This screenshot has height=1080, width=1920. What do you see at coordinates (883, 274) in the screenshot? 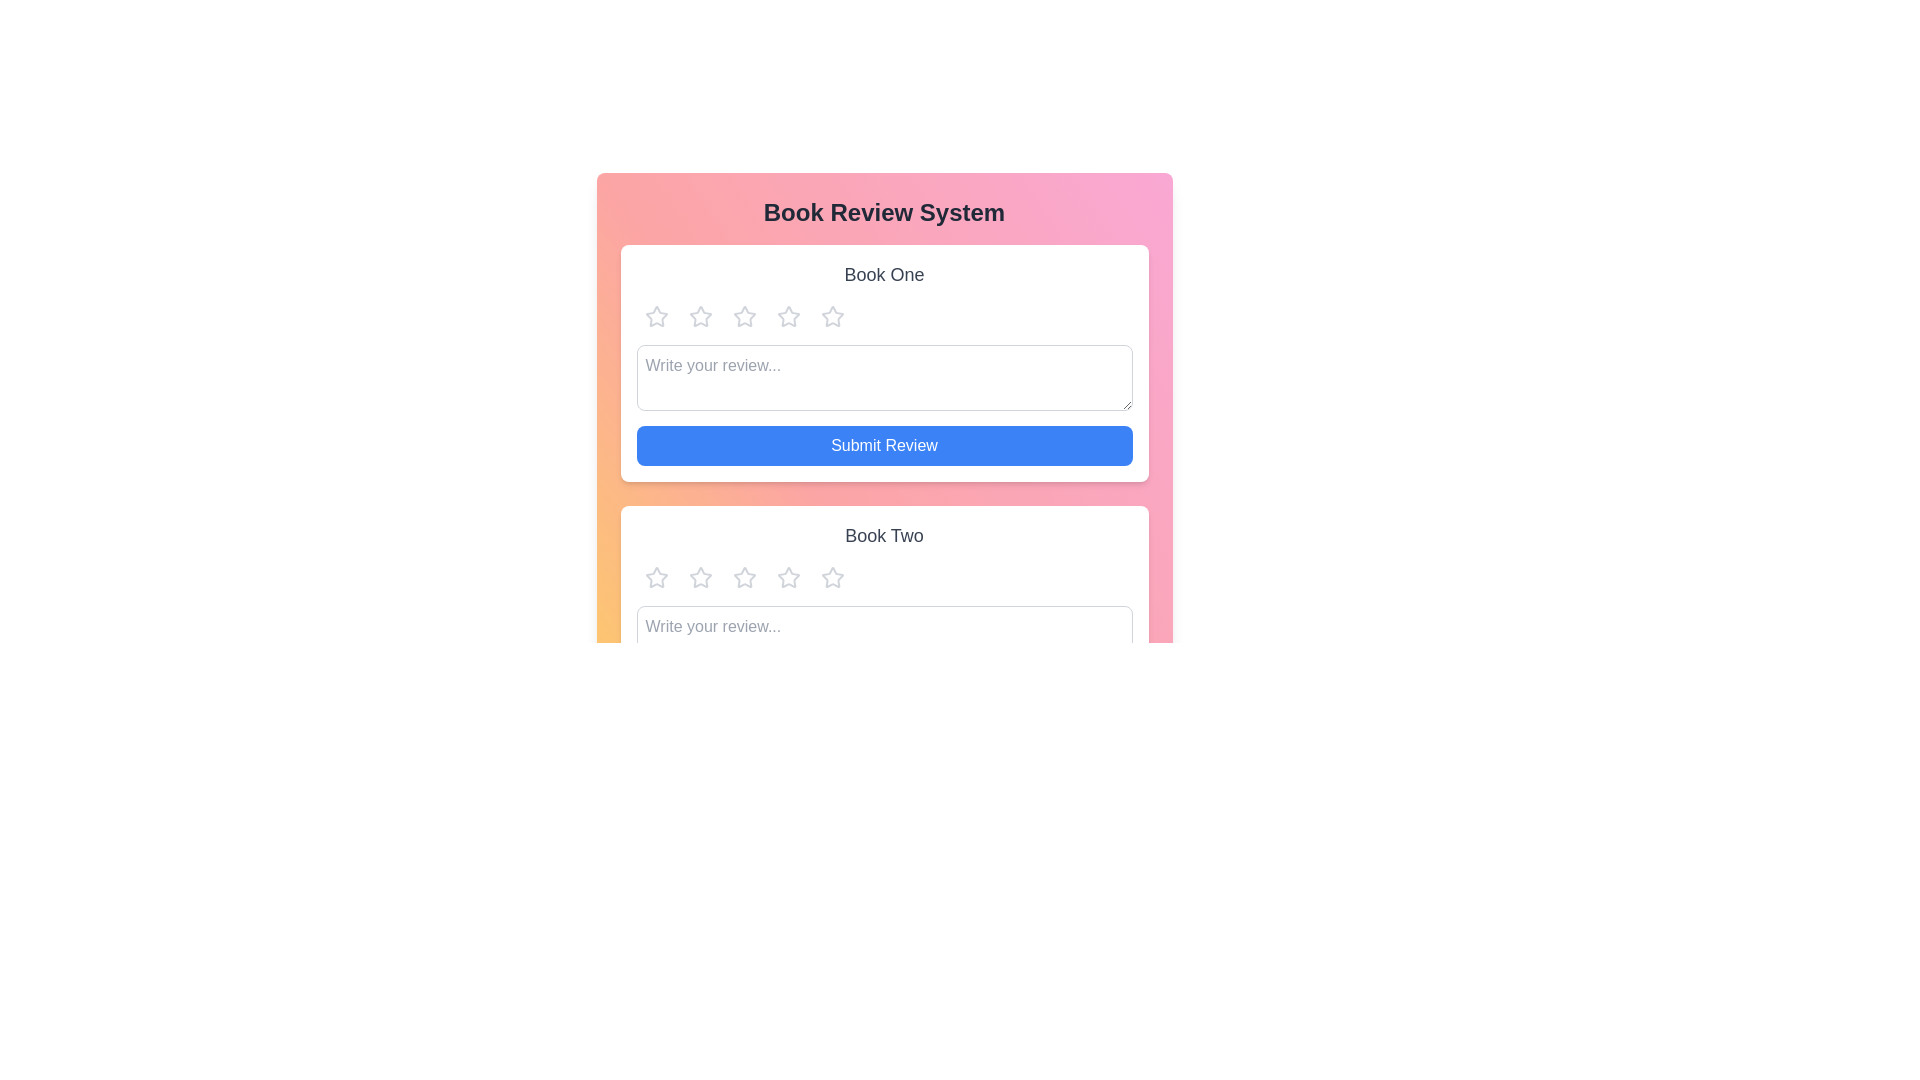
I see `the title of the book Book One to read` at bounding box center [883, 274].